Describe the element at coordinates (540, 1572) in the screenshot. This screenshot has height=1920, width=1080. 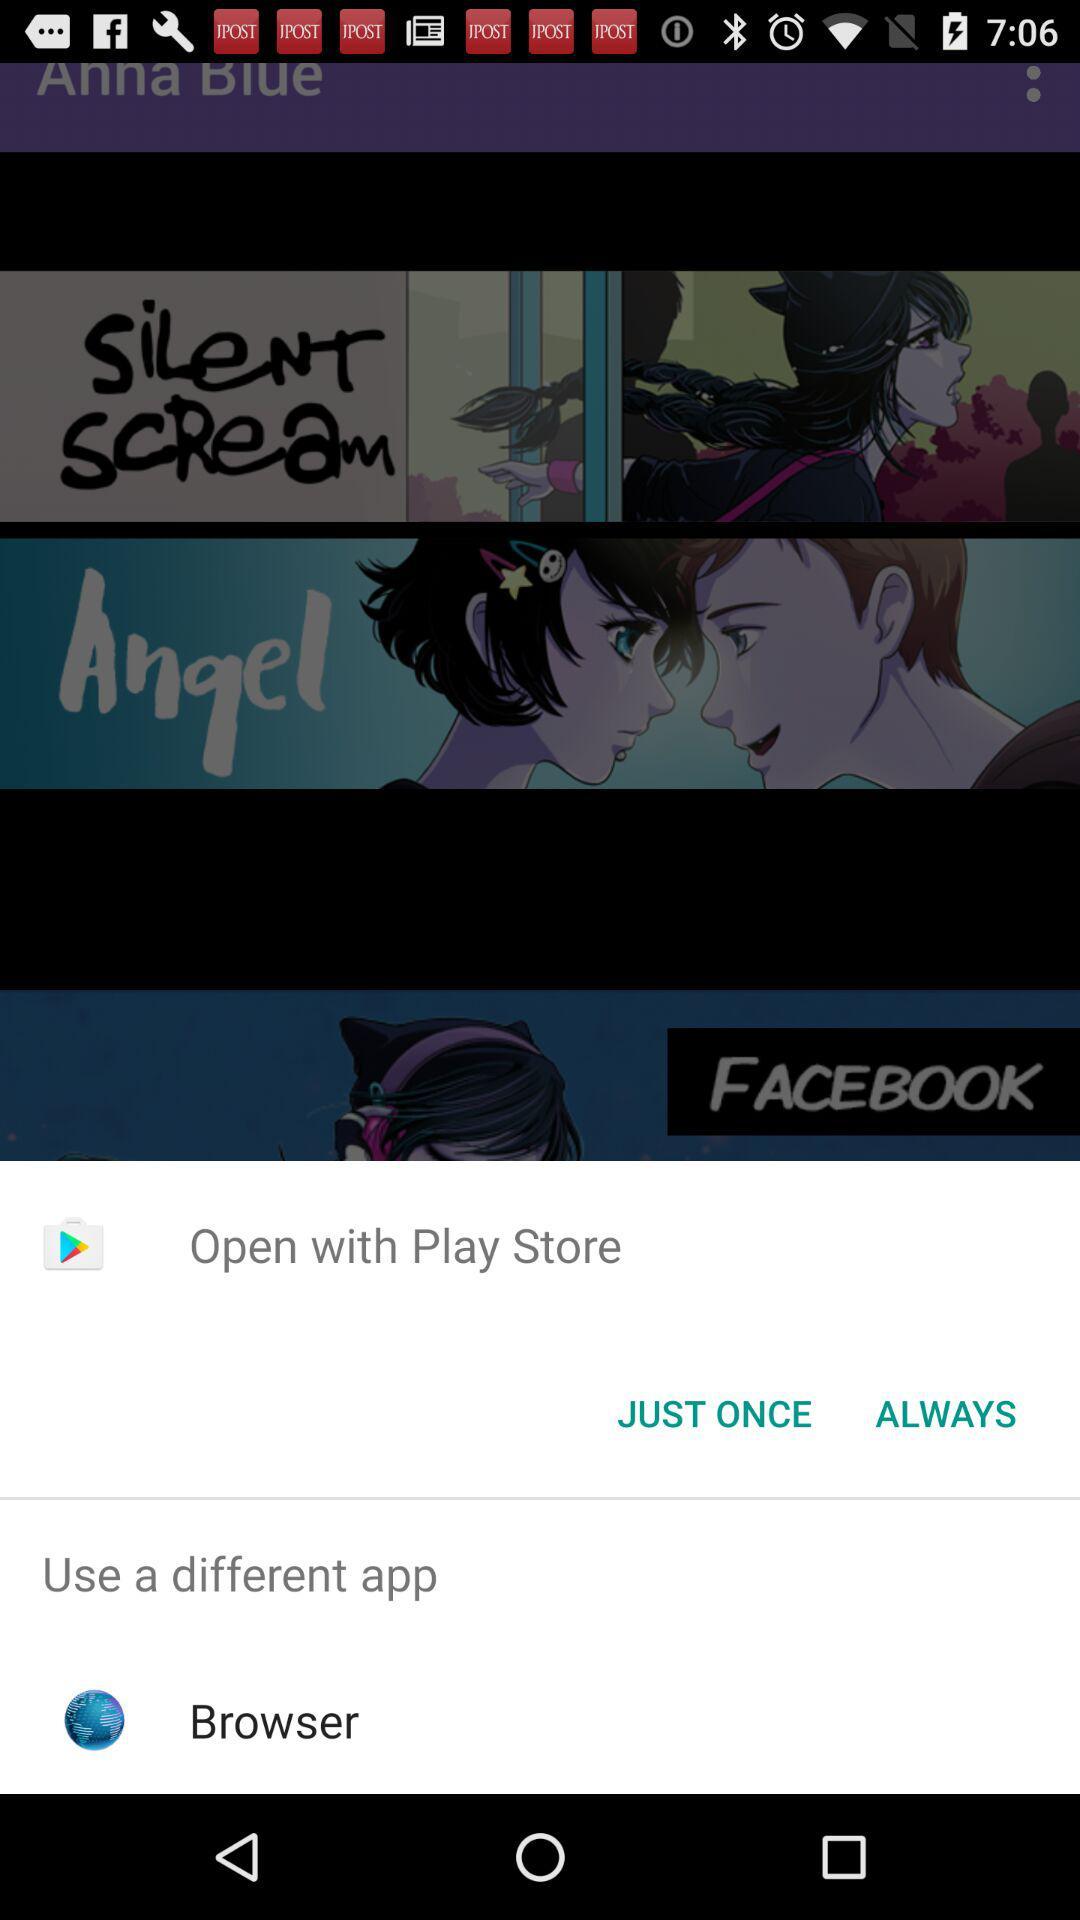
I see `the use a different app` at that location.